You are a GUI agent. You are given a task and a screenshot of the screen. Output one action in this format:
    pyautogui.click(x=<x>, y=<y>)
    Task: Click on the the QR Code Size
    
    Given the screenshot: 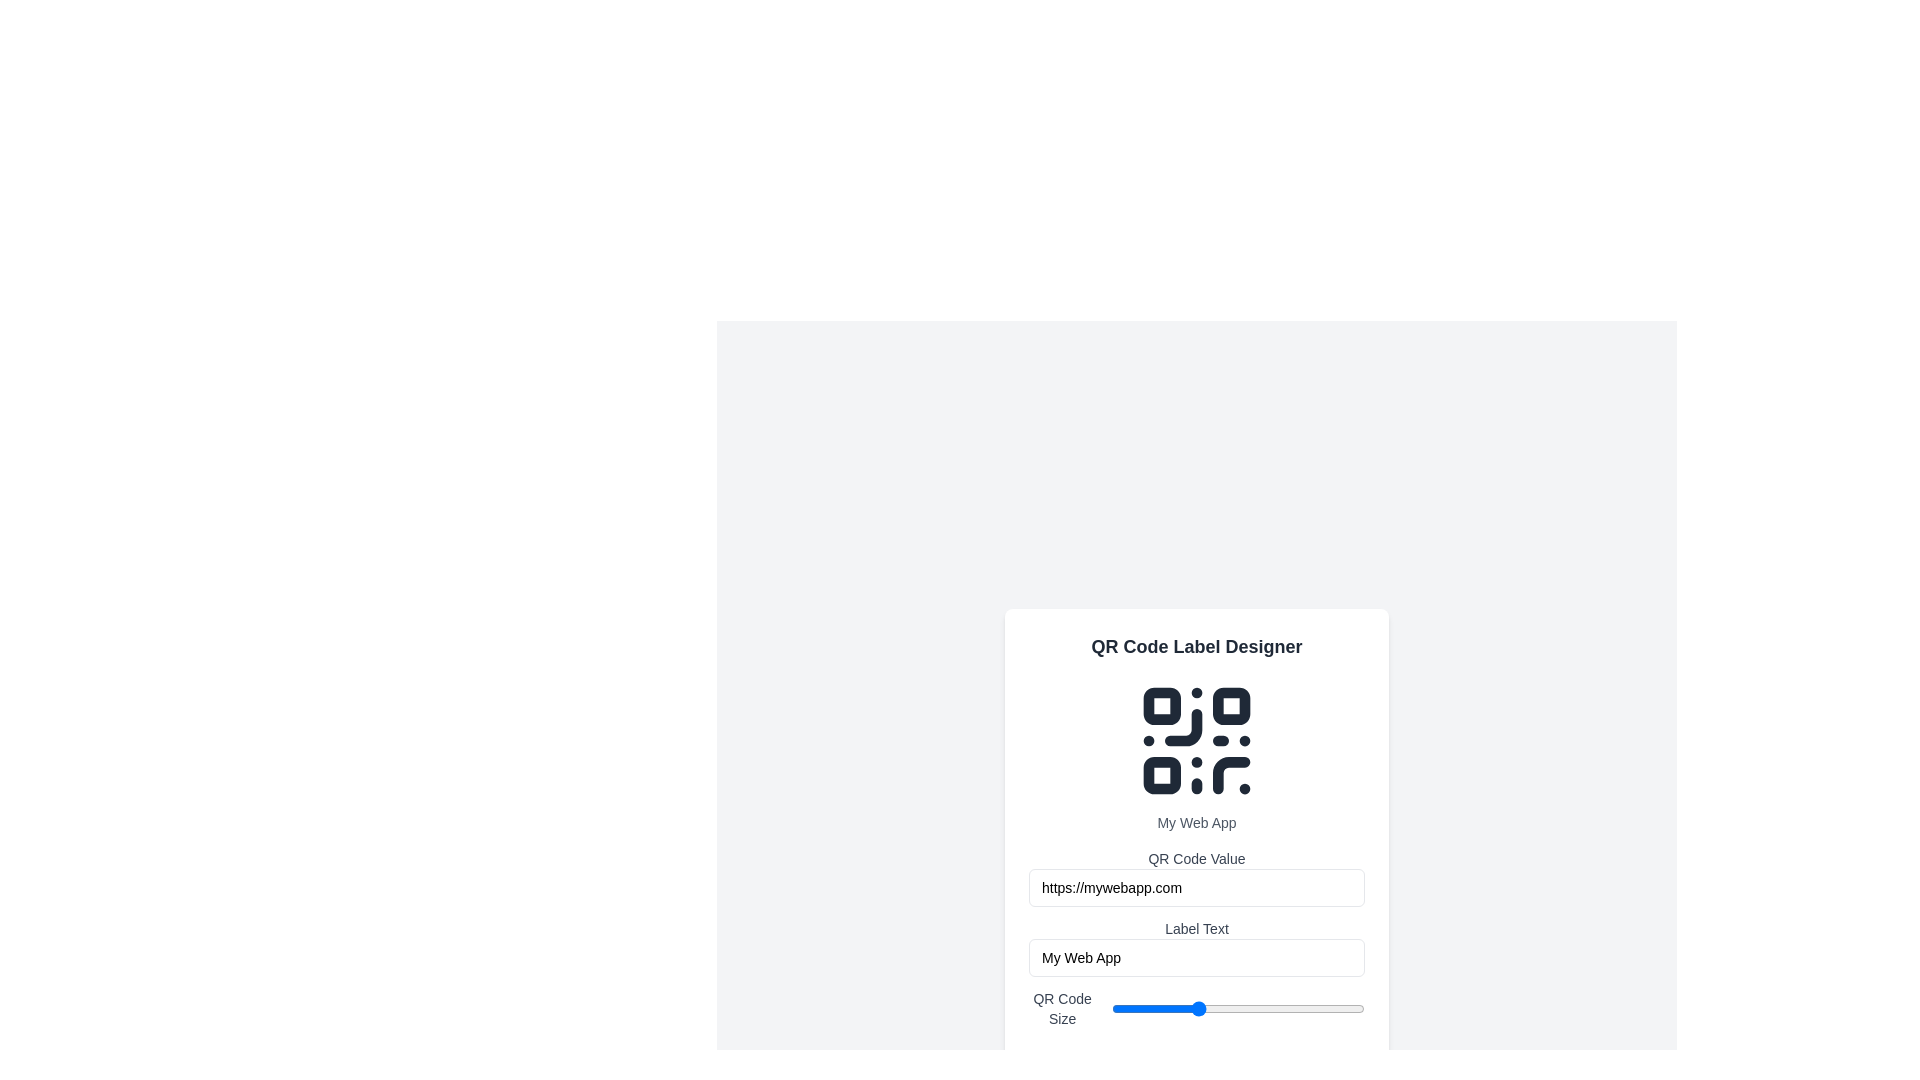 What is the action you would take?
    pyautogui.click(x=1159, y=1009)
    